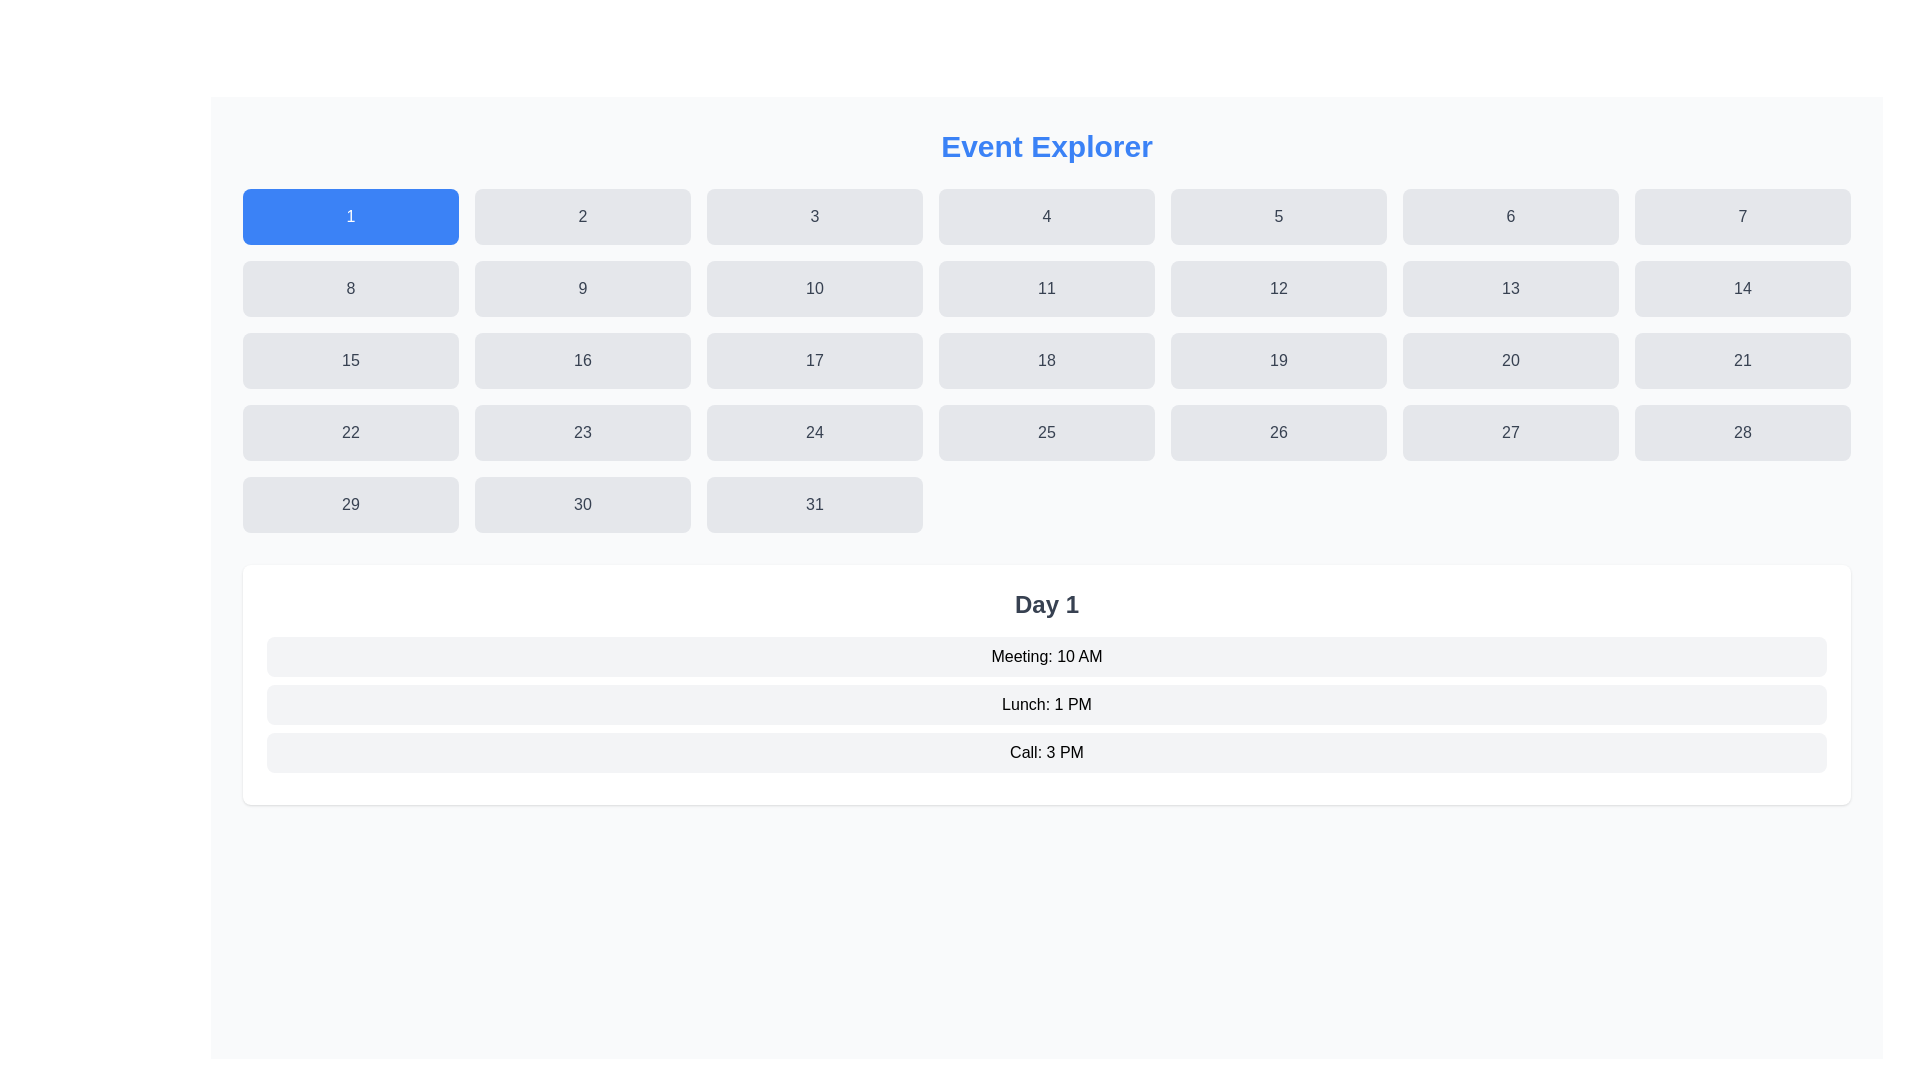 This screenshot has height=1080, width=1920. What do you see at coordinates (1045, 216) in the screenshot?
I see `the fourth button in the first row of a 7xN grid layout, located between buttons '3' and '5', to trigger a hover effect` at bounding box center [1045, 216].